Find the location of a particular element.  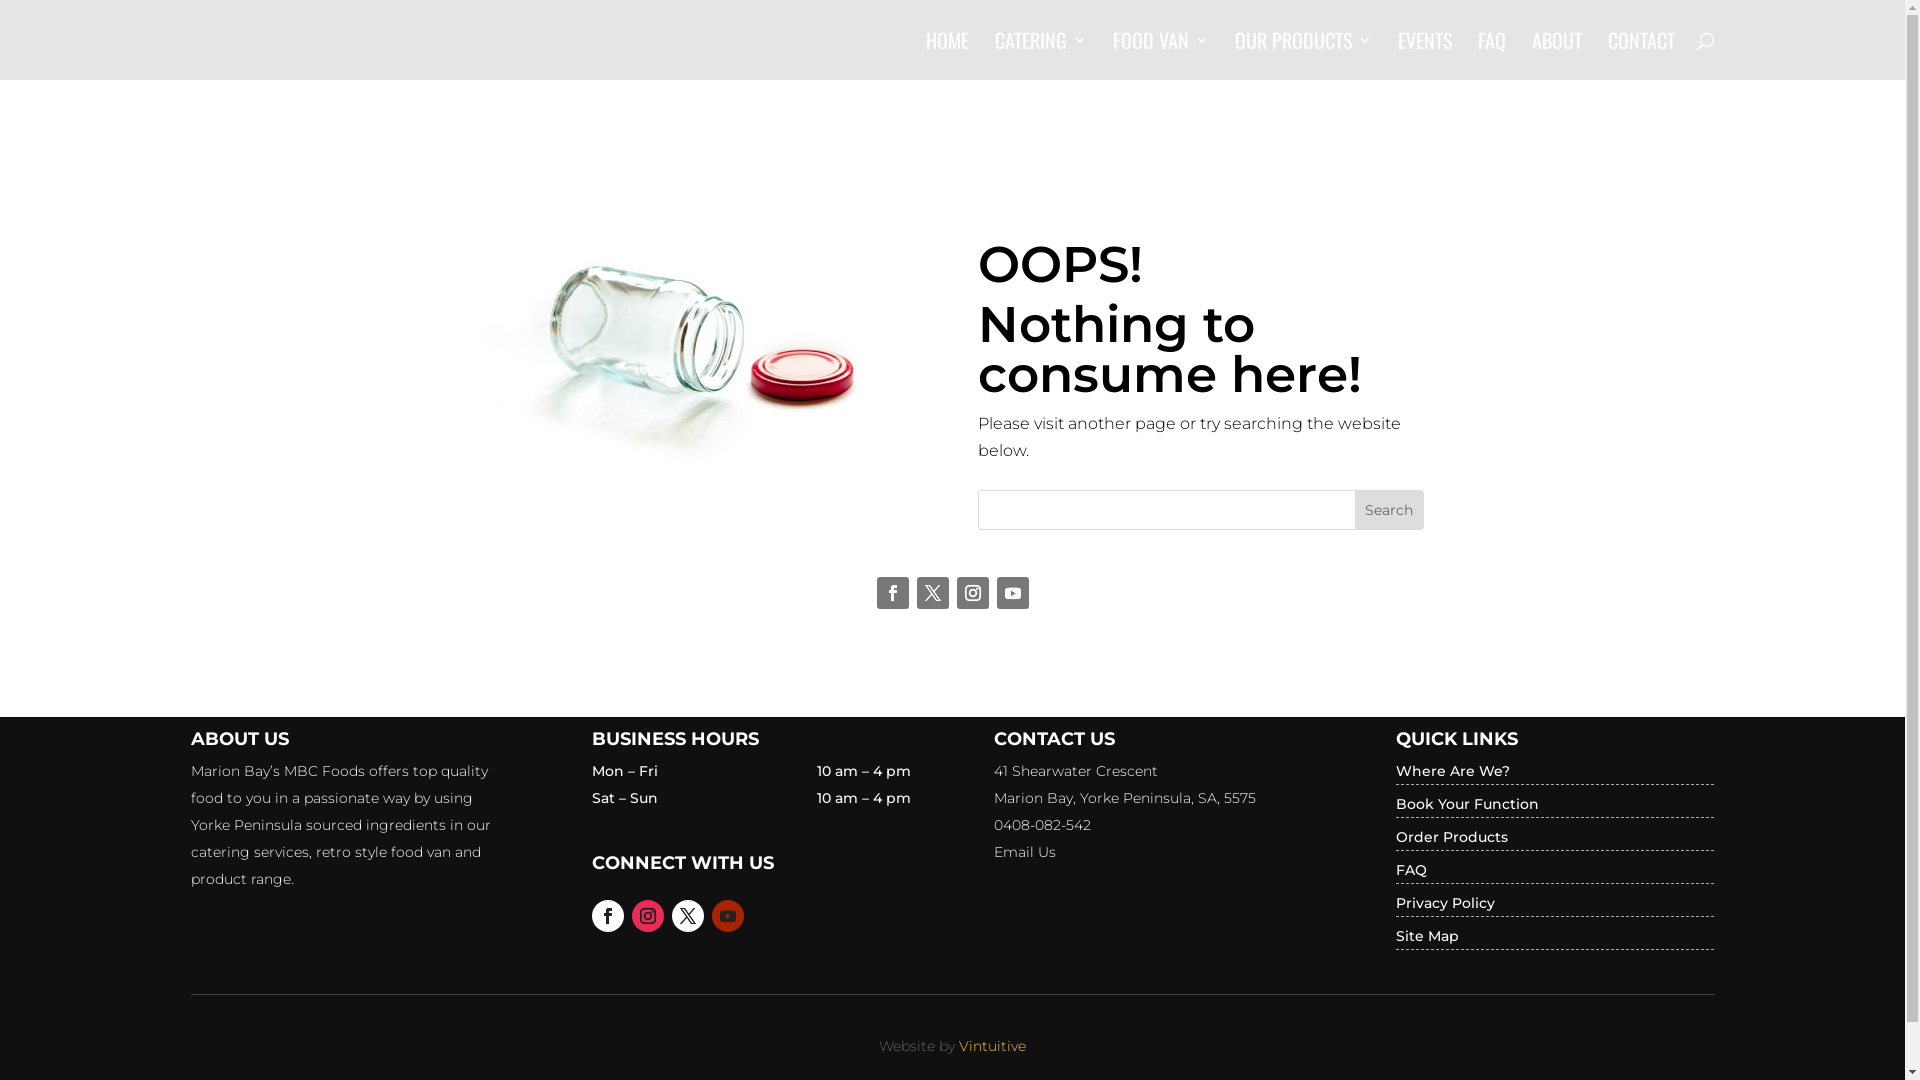

'Follow on Instagram' is located at coordinates (971, 592).